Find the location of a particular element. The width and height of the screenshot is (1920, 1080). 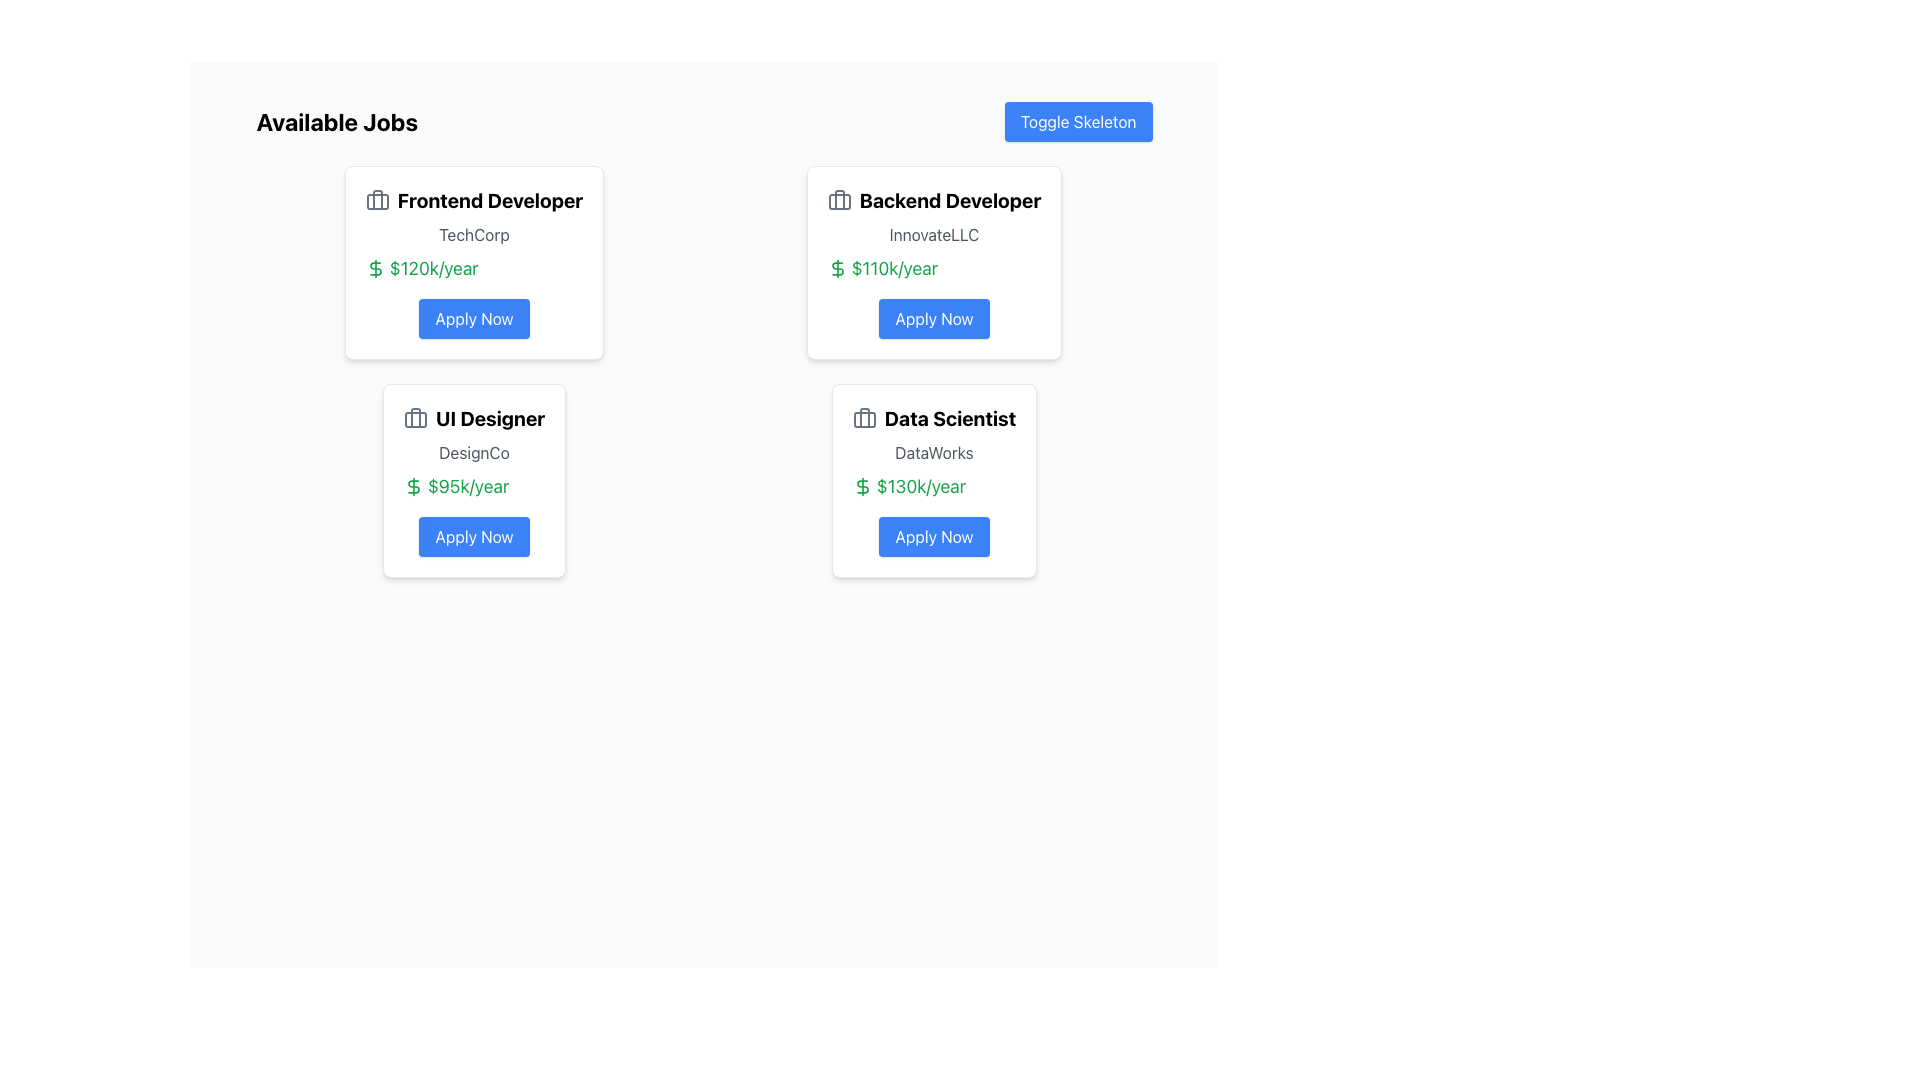

the role of the Decorative SVG shape is located at coordinates (839, 201).